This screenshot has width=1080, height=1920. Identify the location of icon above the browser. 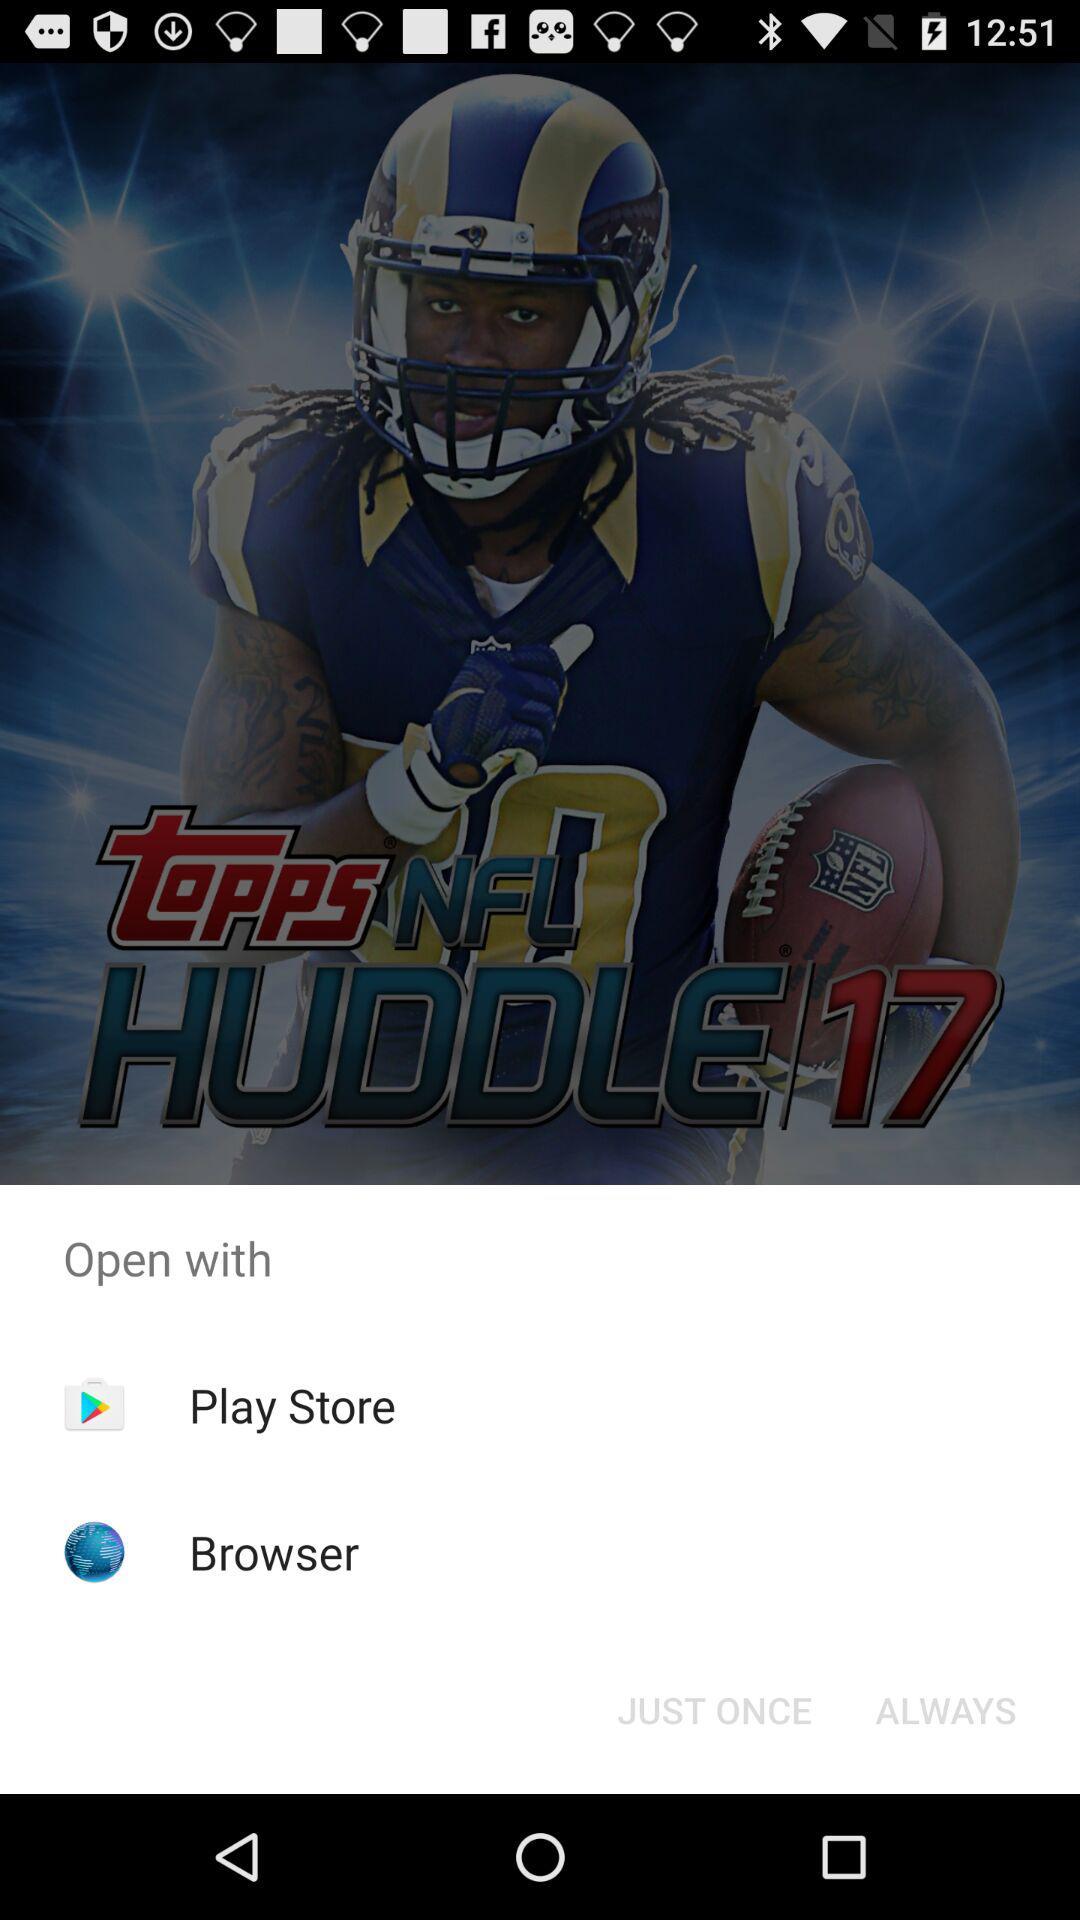
(292, 1404).